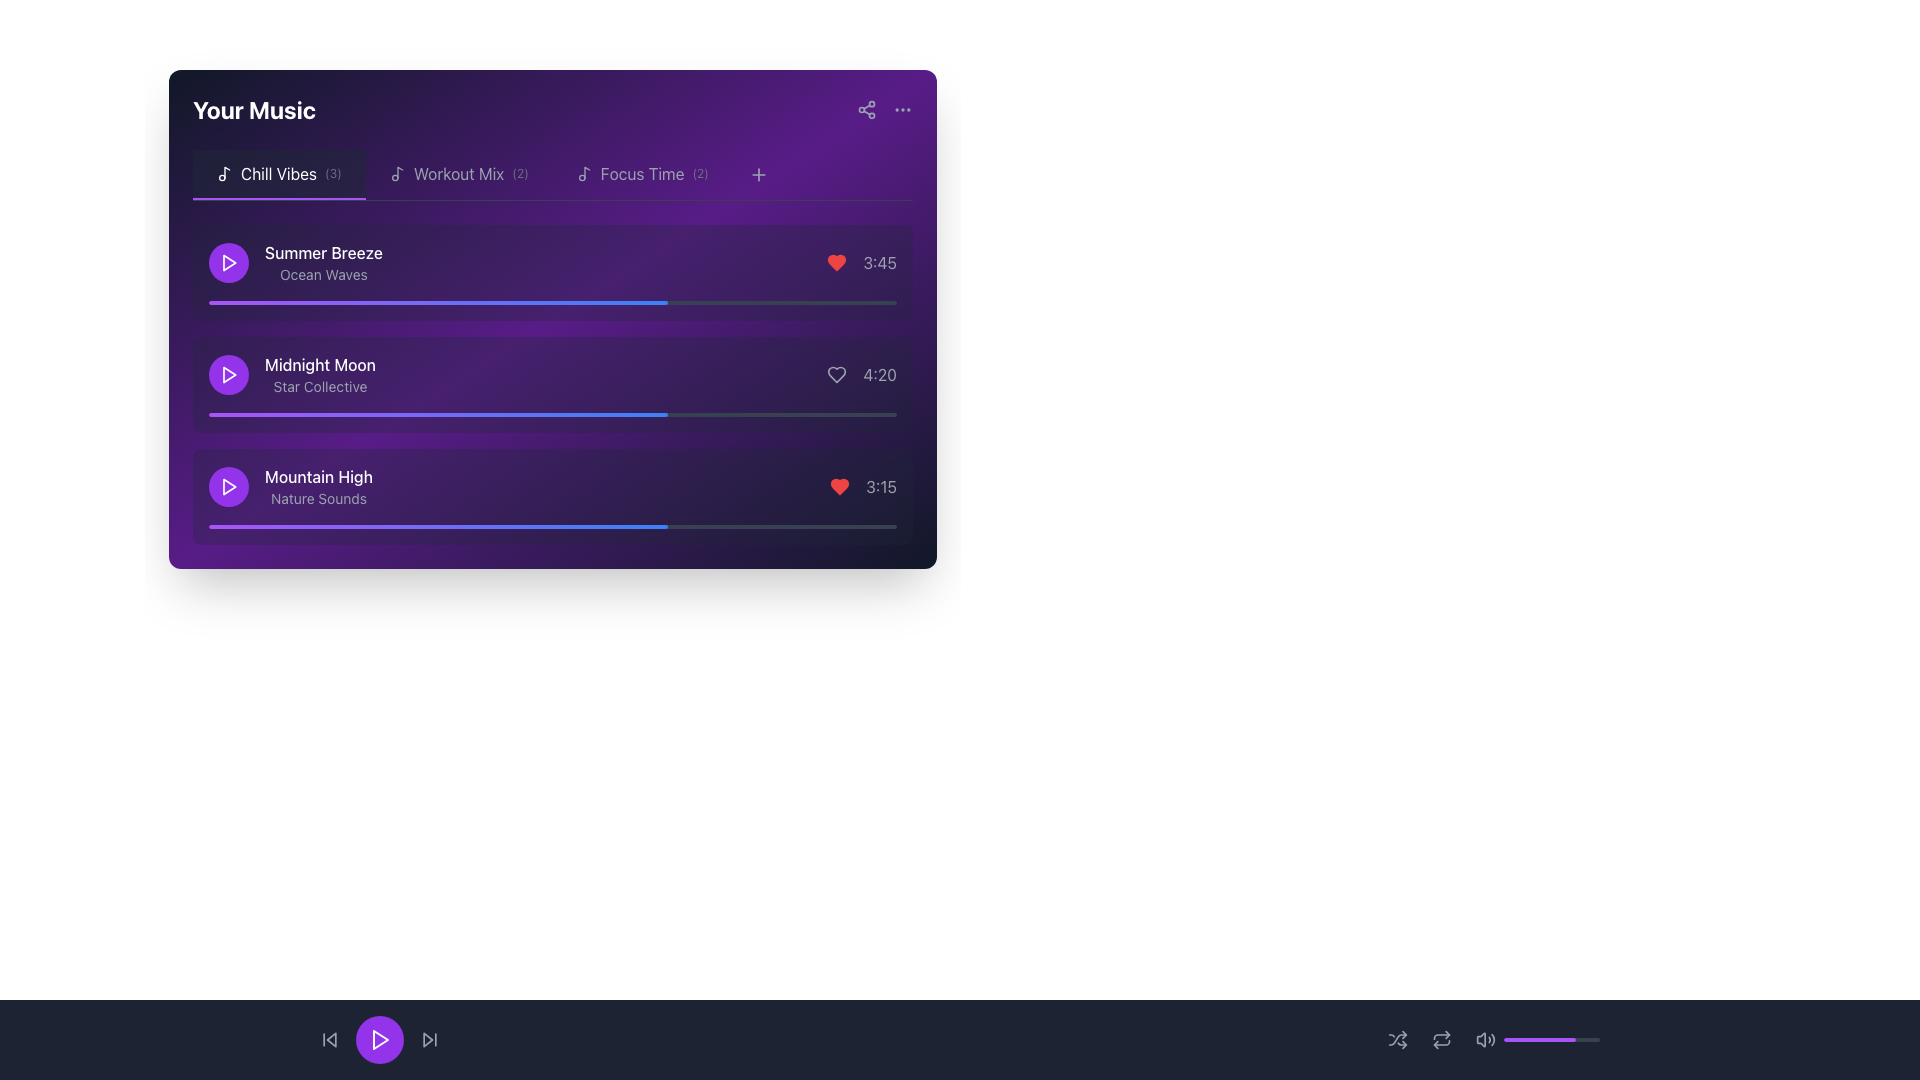 The width and height of the screenshot is (1920, 1080). What do you see at coordinates (552, 385) in the screenshot?
I see `the second song item` at bounding box center [552, 385].